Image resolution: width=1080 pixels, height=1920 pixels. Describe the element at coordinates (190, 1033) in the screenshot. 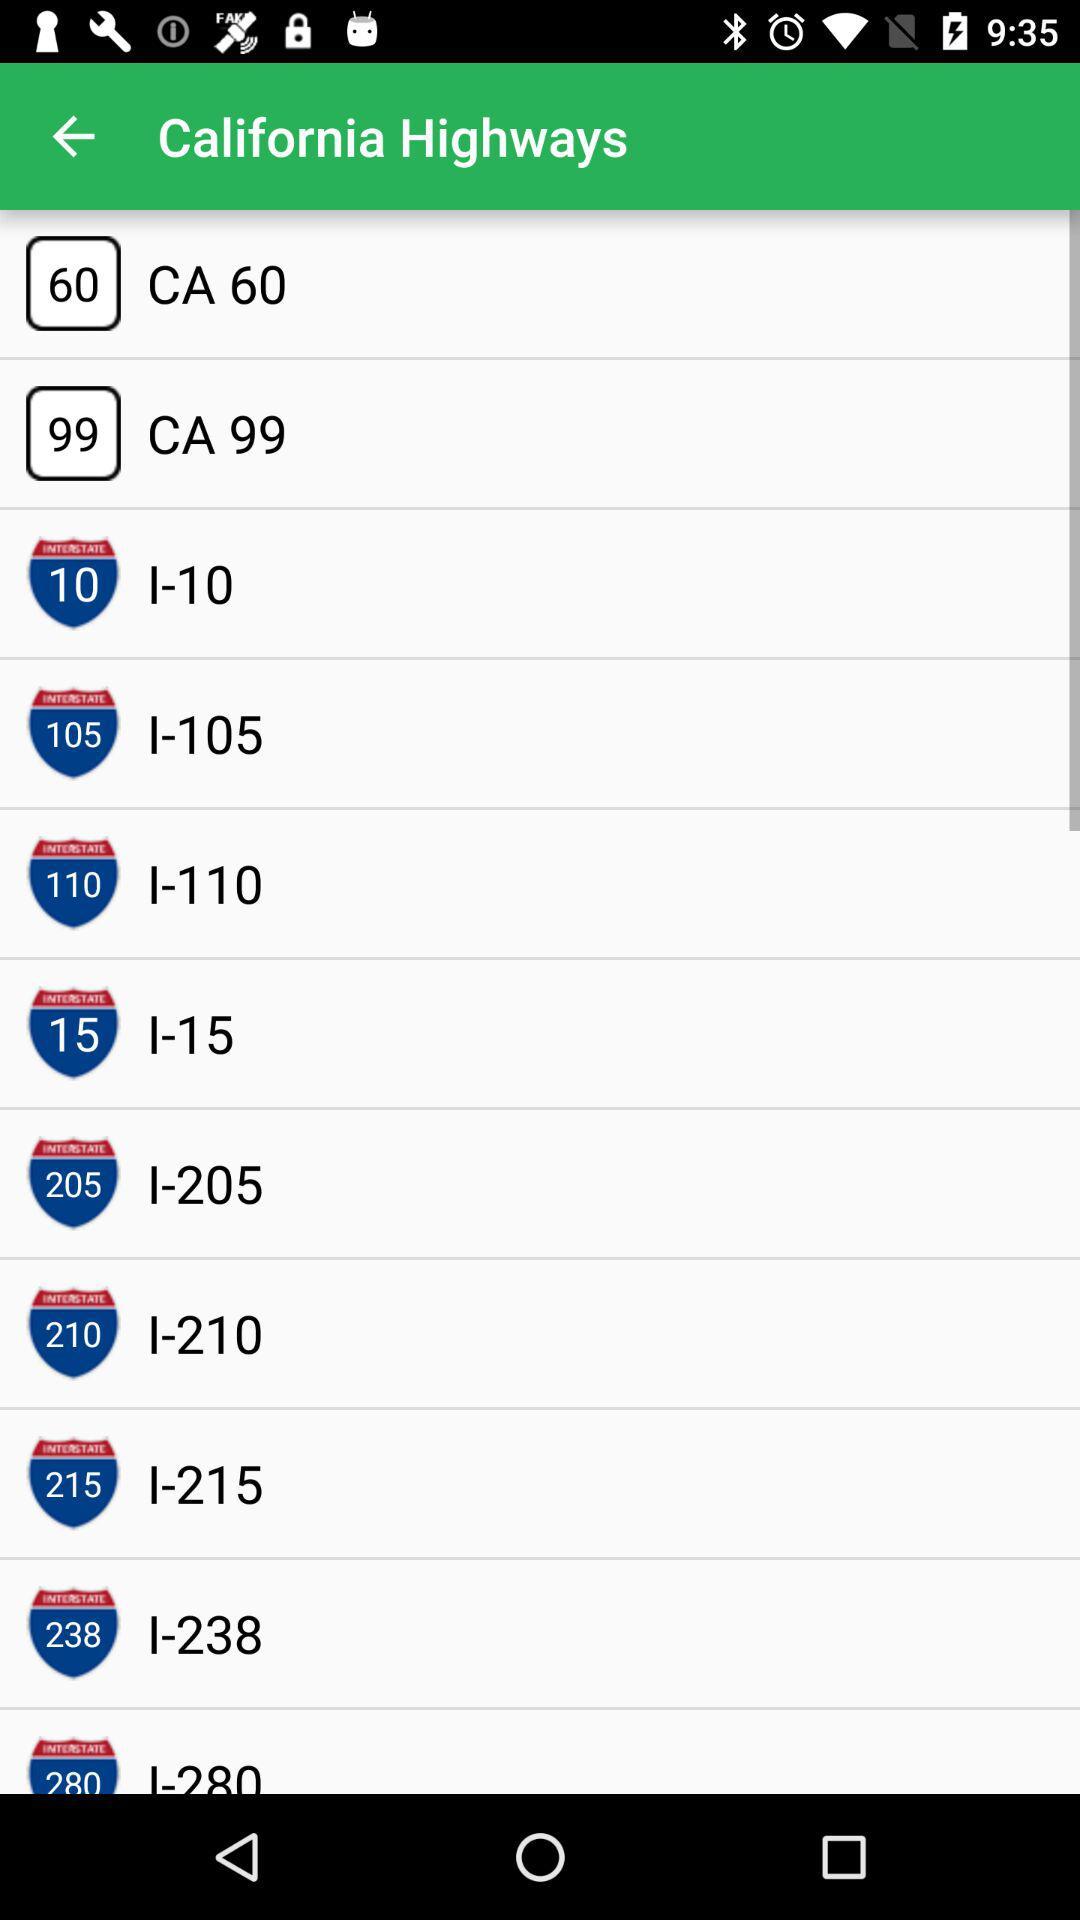

I see `the item below the i-110 item` at that location.